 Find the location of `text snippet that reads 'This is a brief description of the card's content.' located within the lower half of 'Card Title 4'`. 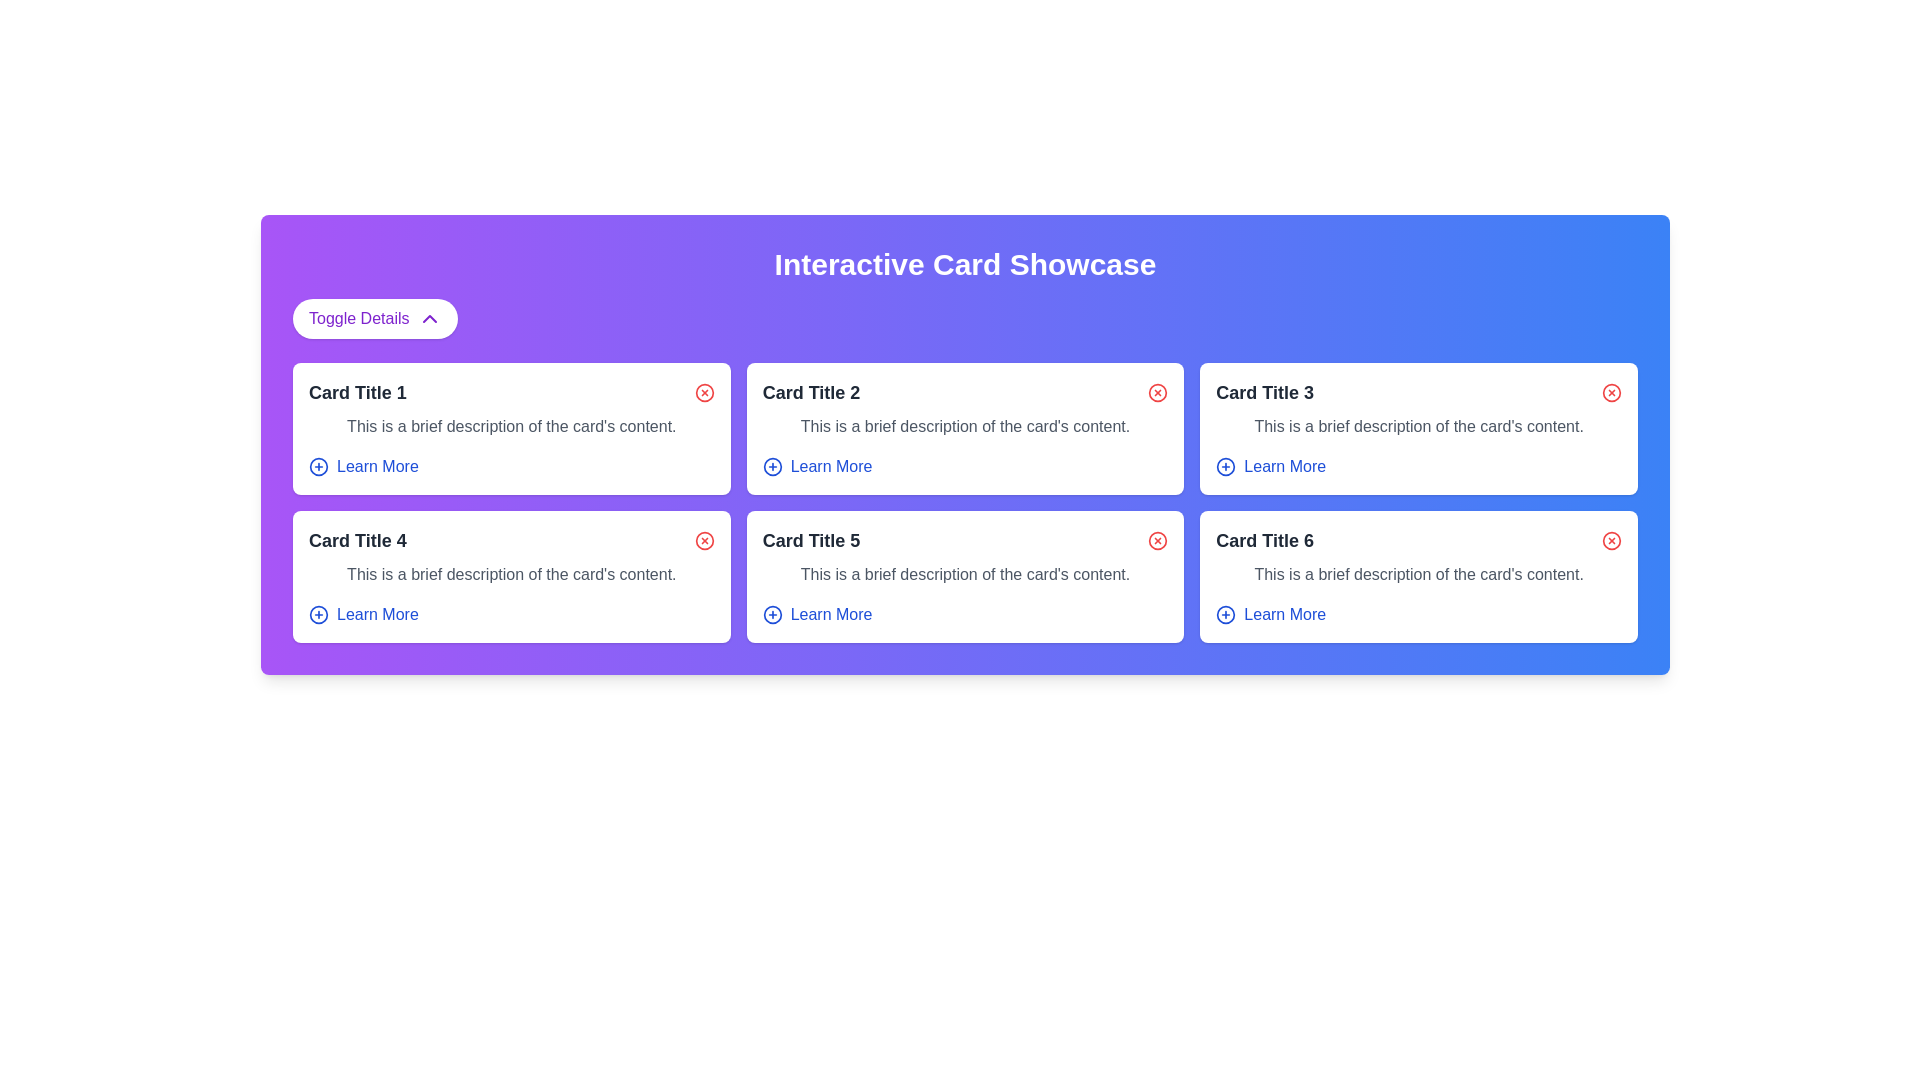

text snippet that reads 'This is a brief description of the card's content.' located within the lower half of 'Card Title 4' is located at coordinates (511, 574).